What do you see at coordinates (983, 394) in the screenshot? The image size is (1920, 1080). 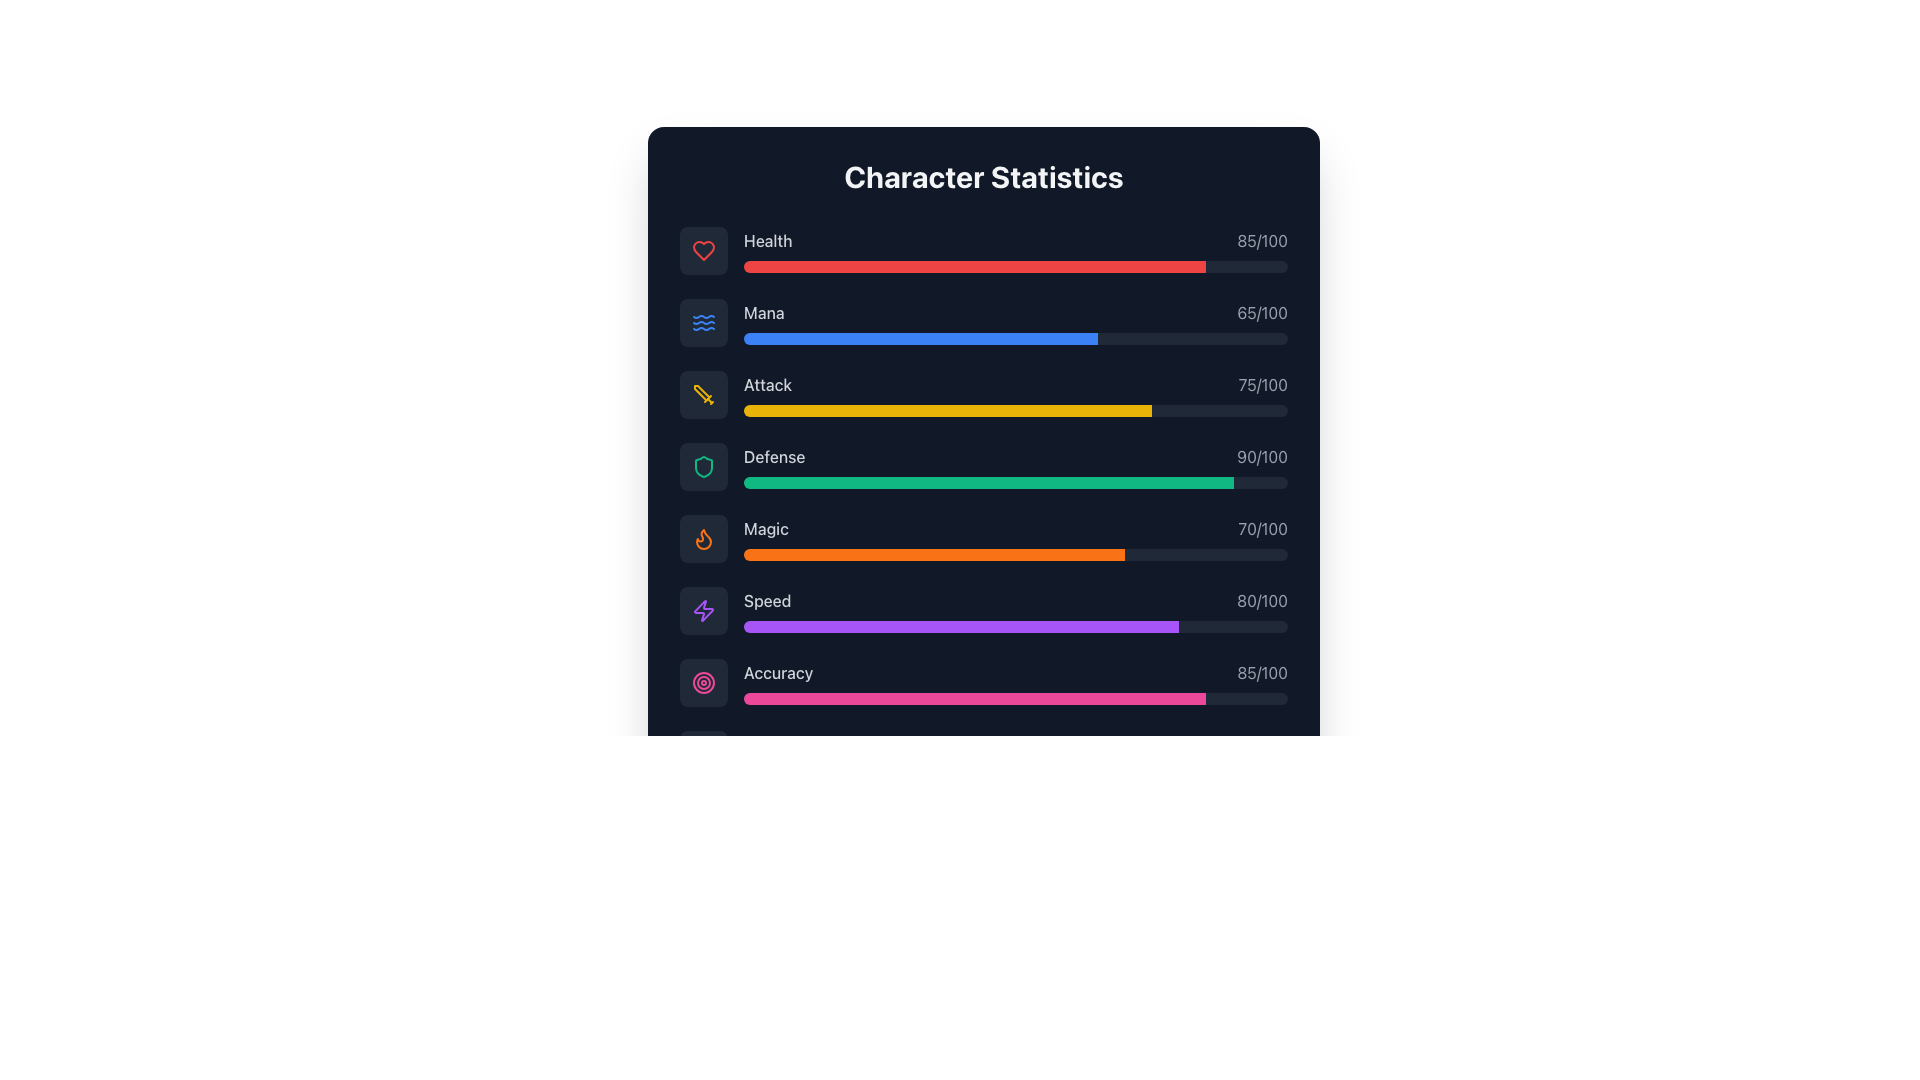 I see `the 'Attack' statistic display component, which shows the value 75/100 and is located between the 'Mana' and 'Defense' entries in the vertical grid under 'Character Statistics'` at bounding box center [983, 394].